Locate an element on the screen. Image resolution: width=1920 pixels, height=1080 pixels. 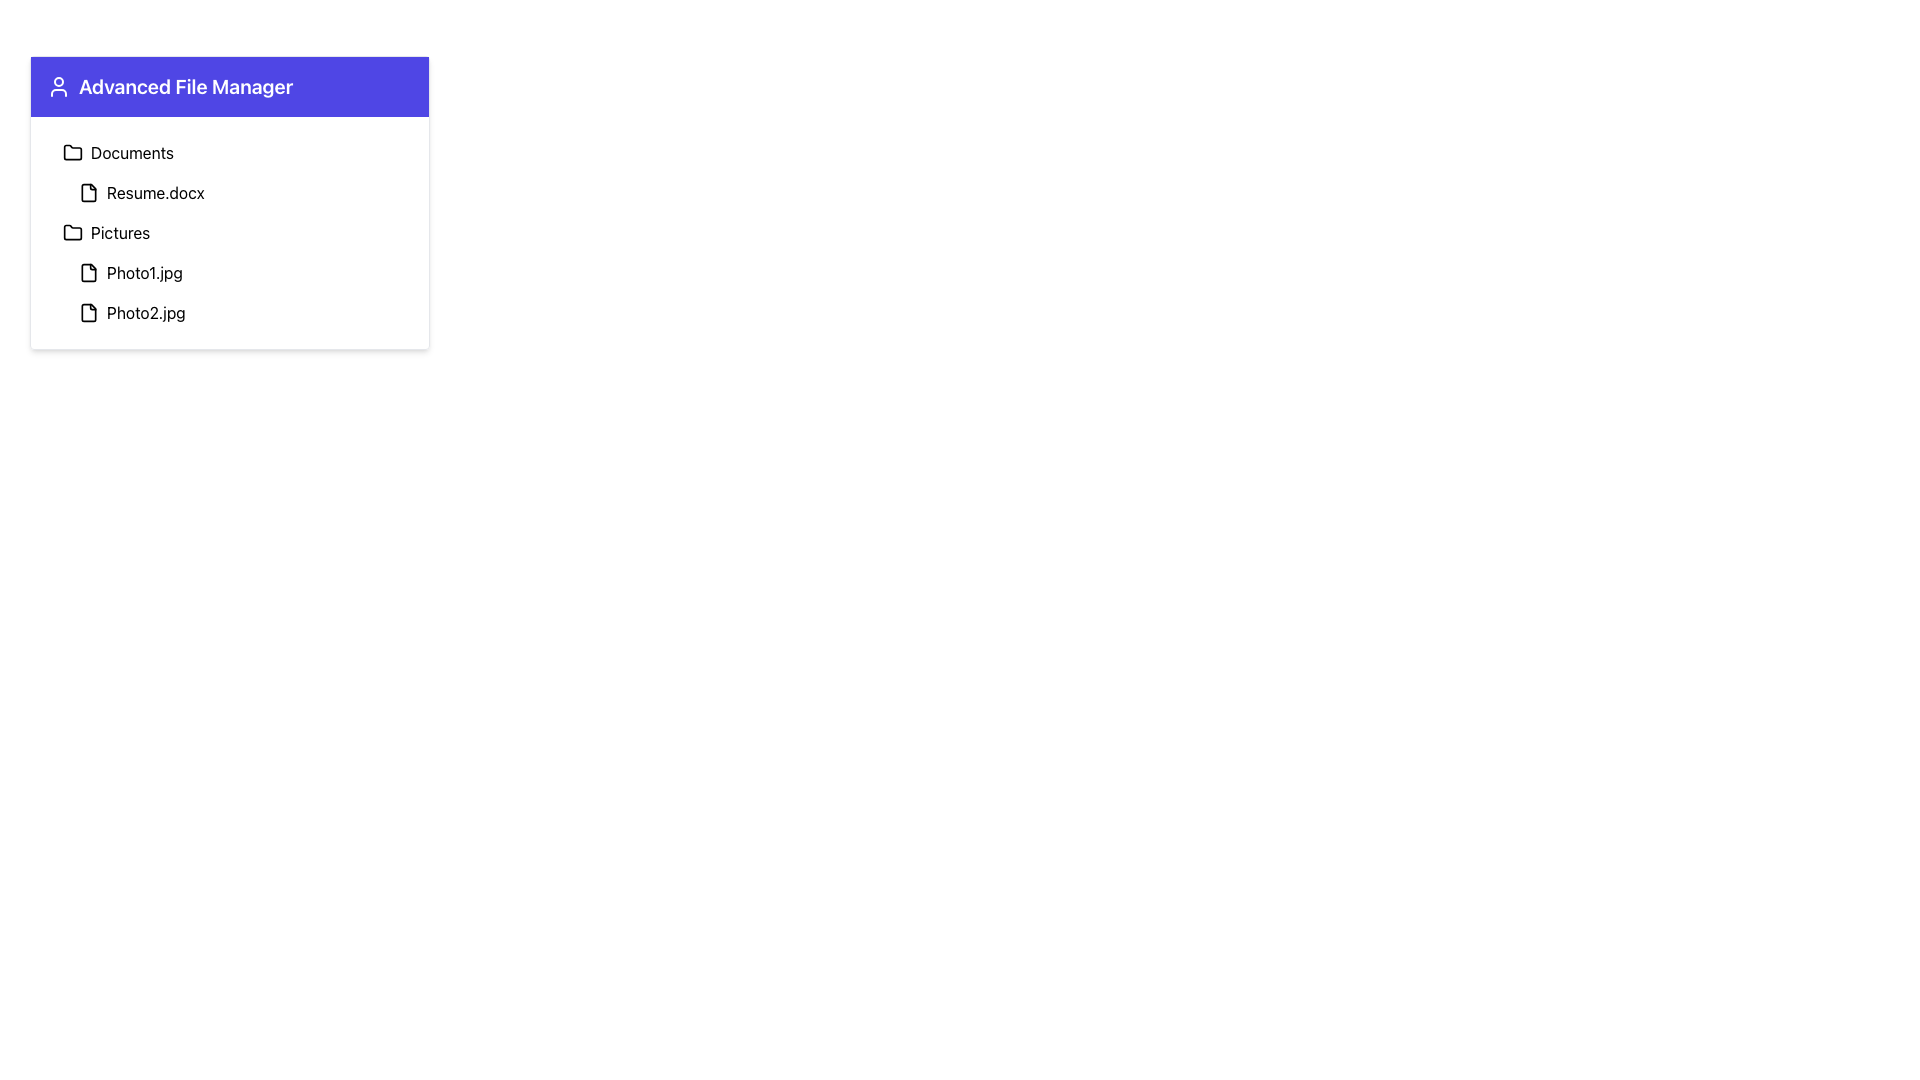
text content of the Text Label located at the top section of the bordered and shadowed card or panel, which serves as its header is located at coordinates (230, 86).